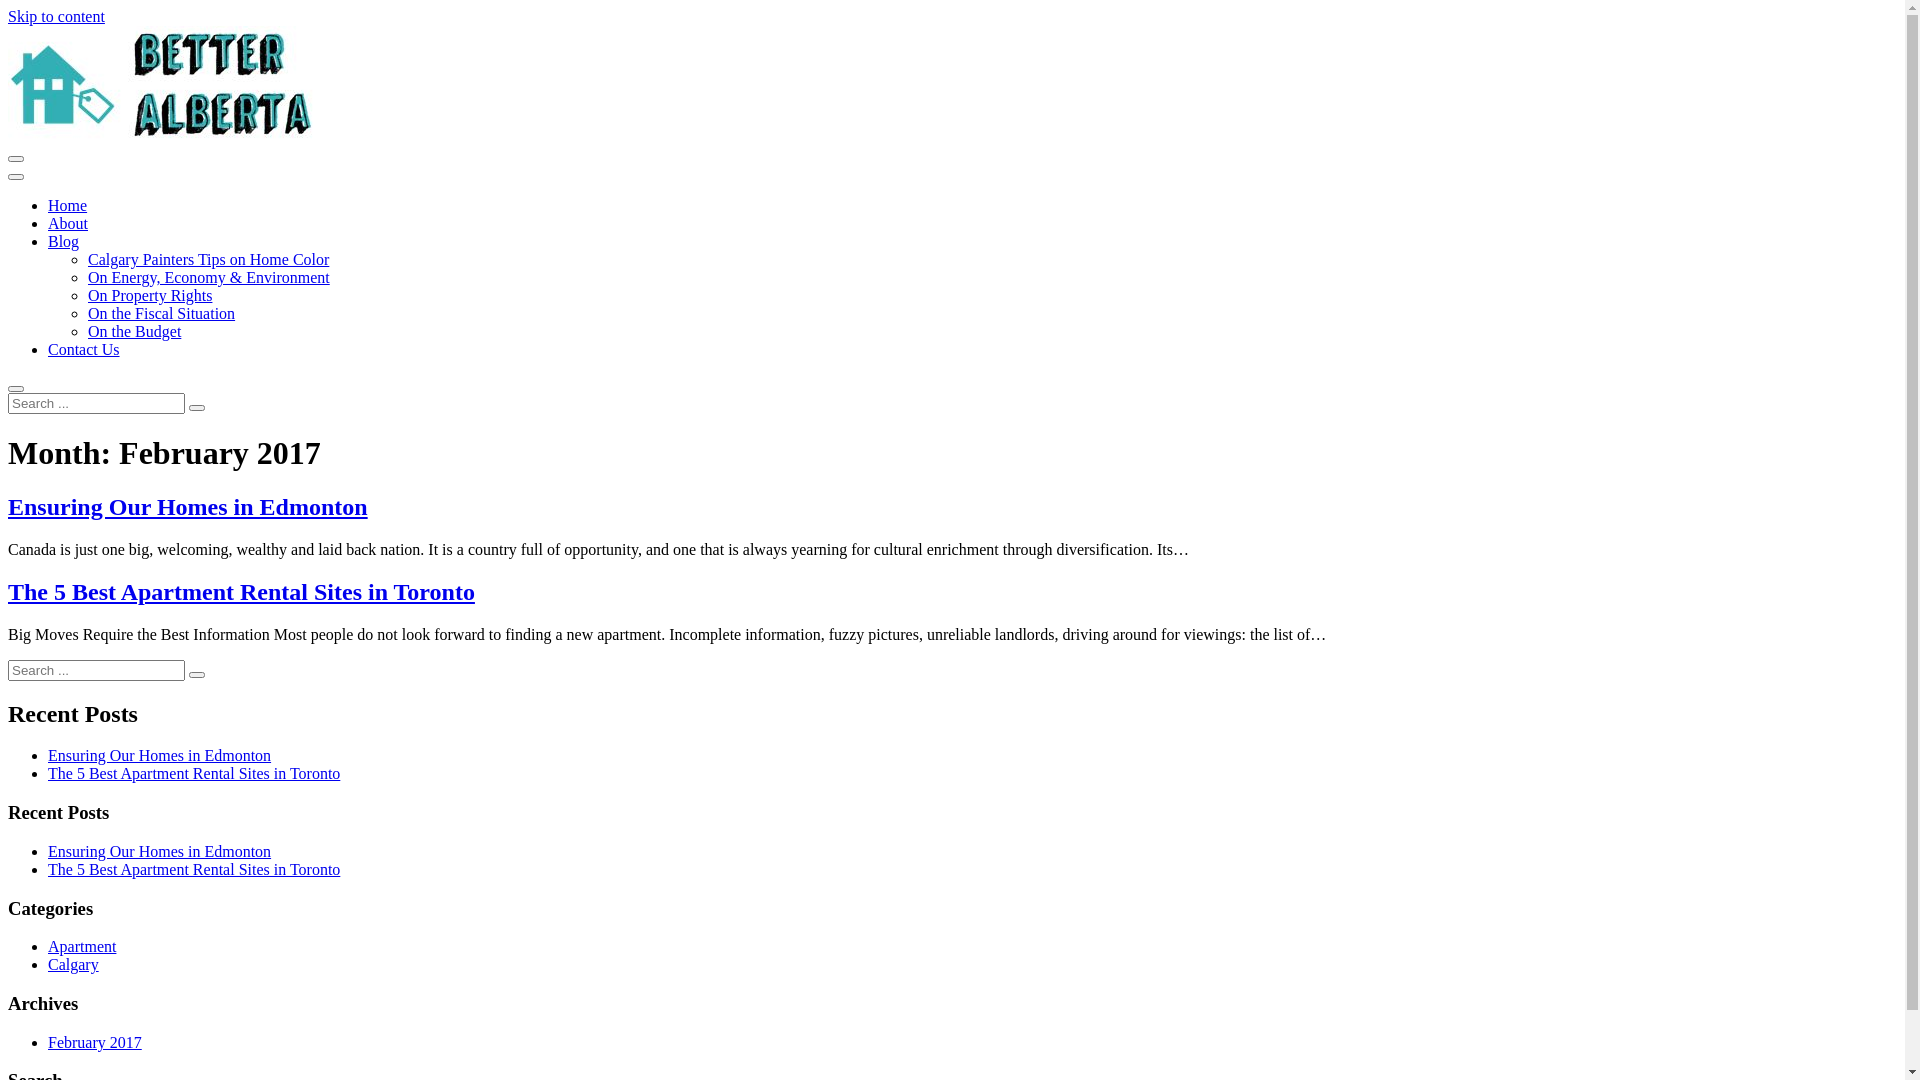 The height and width of the screenshot is (1080, 1920). I want to click on 'On Energy, Economy & Environment', so click(209, 277).